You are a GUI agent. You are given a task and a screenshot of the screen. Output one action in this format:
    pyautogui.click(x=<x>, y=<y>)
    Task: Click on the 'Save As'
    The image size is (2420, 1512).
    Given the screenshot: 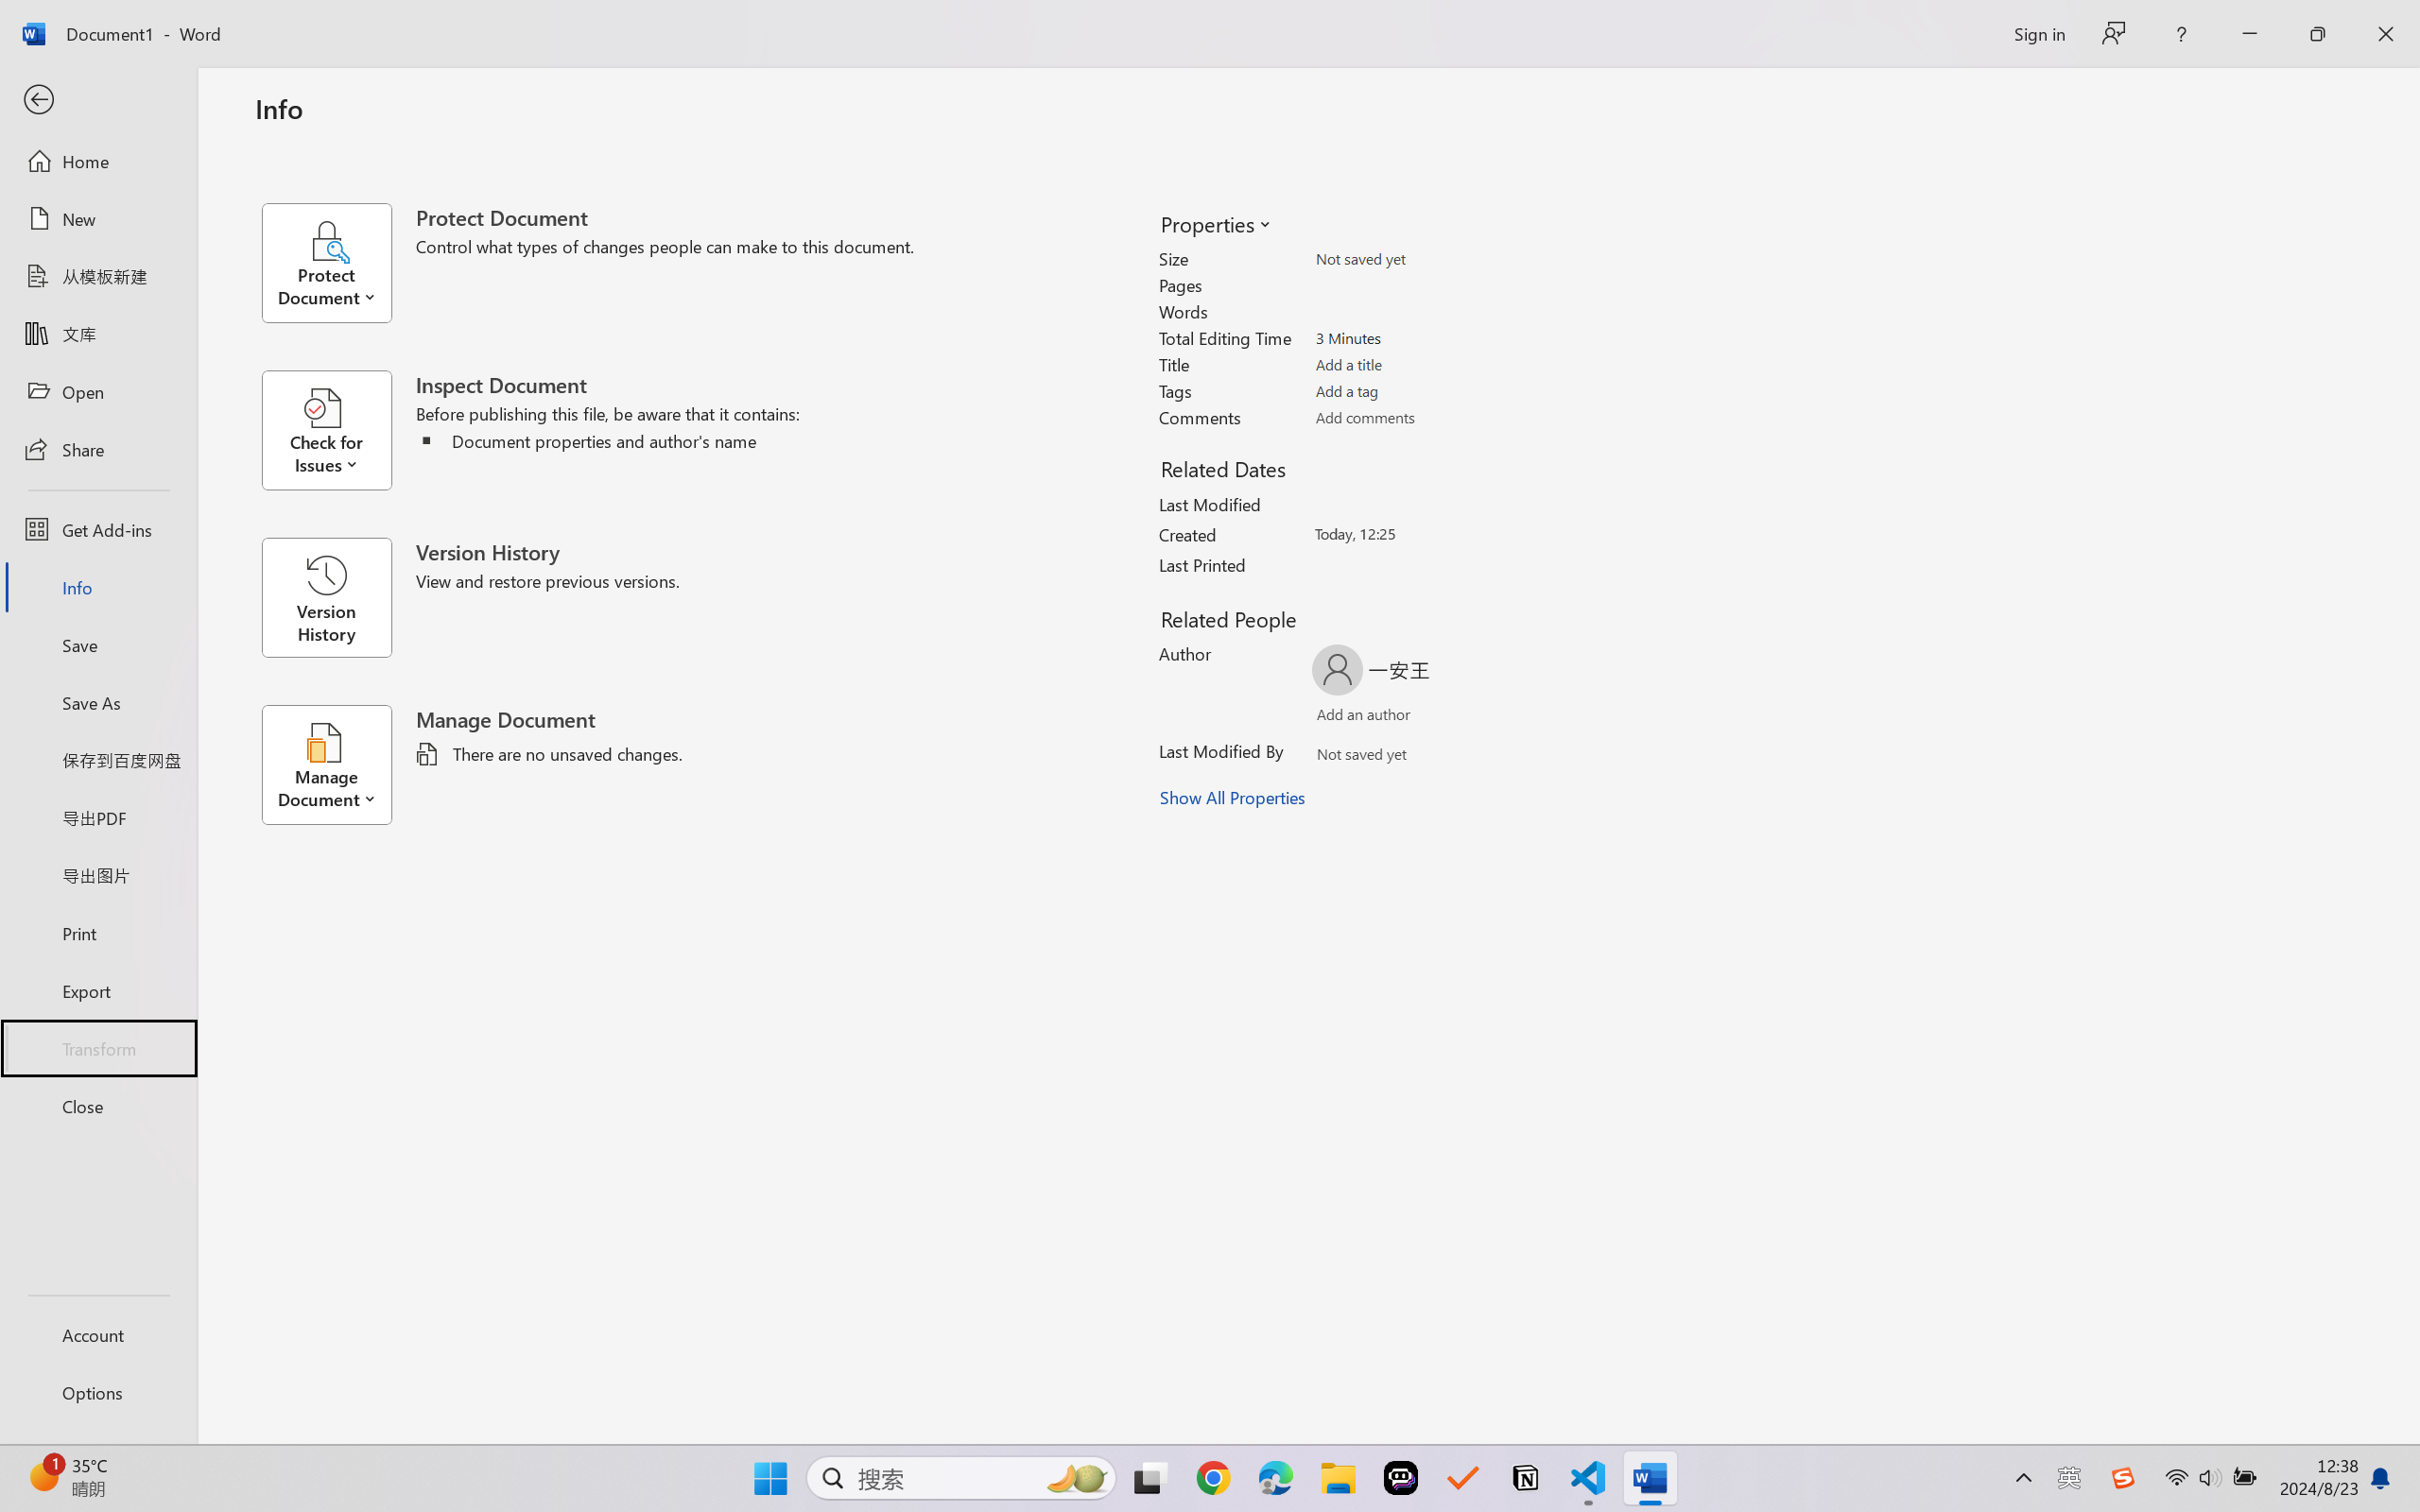 What is the action you would take?
    pyautogui.click(x=97, y=702)
    